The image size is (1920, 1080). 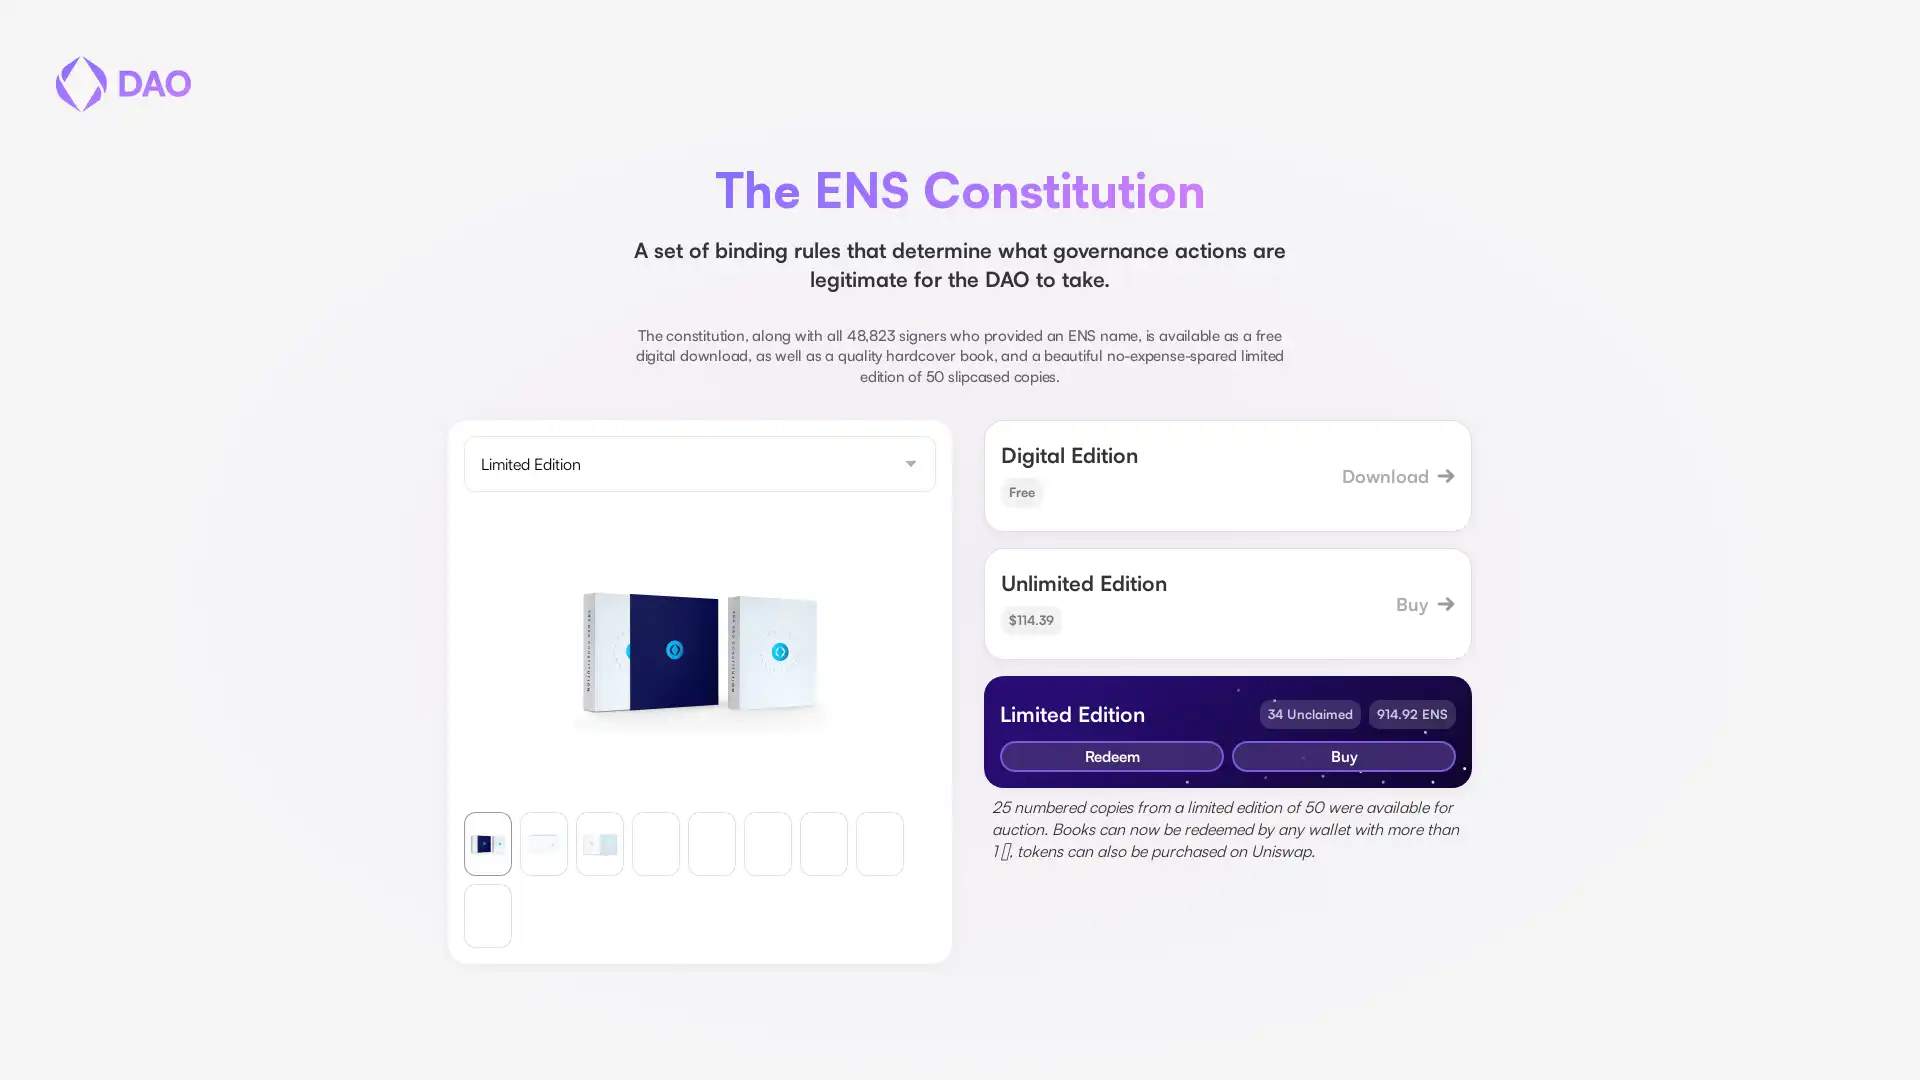 What do you see at coordinates (488, 843) in the screenshot?
I see `Limited edition book and case` at bounding box center [488, 843].